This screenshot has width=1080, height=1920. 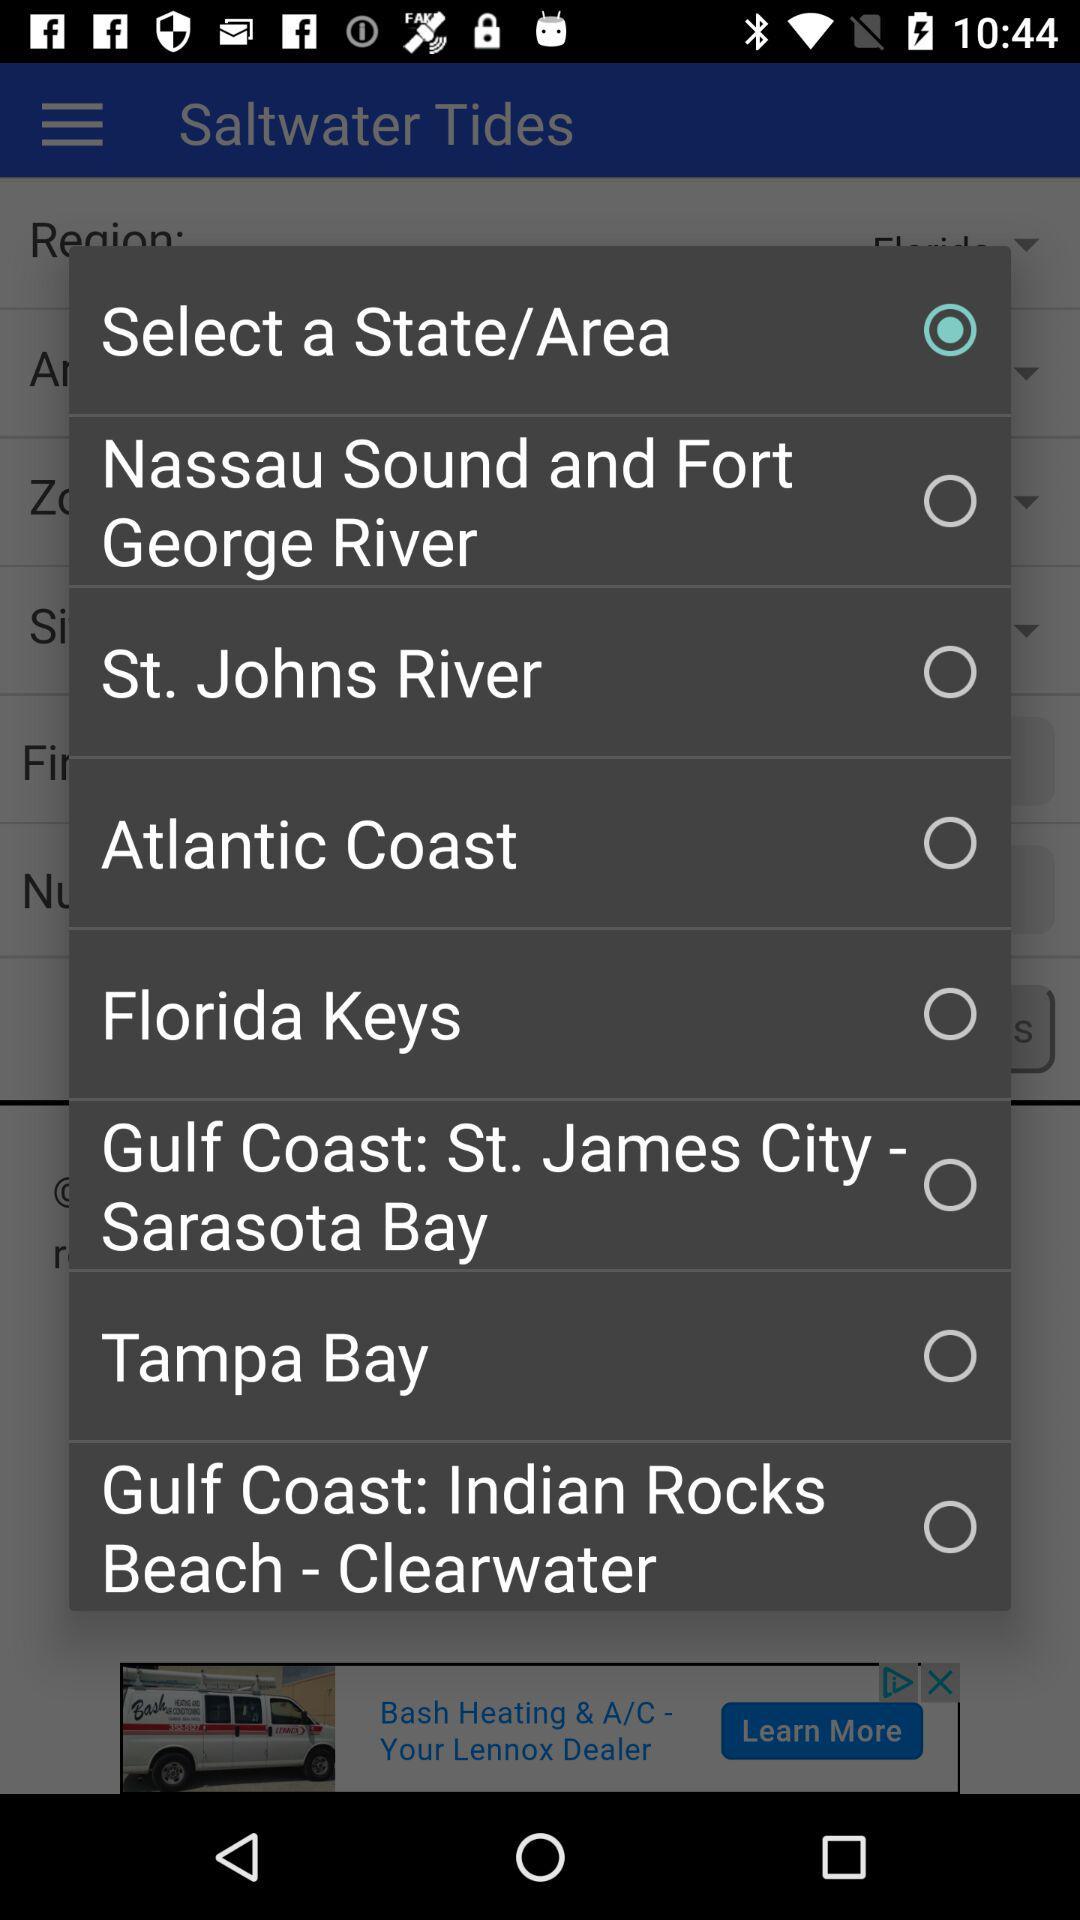 I want to click on select a state, so click(x=540, y=330).